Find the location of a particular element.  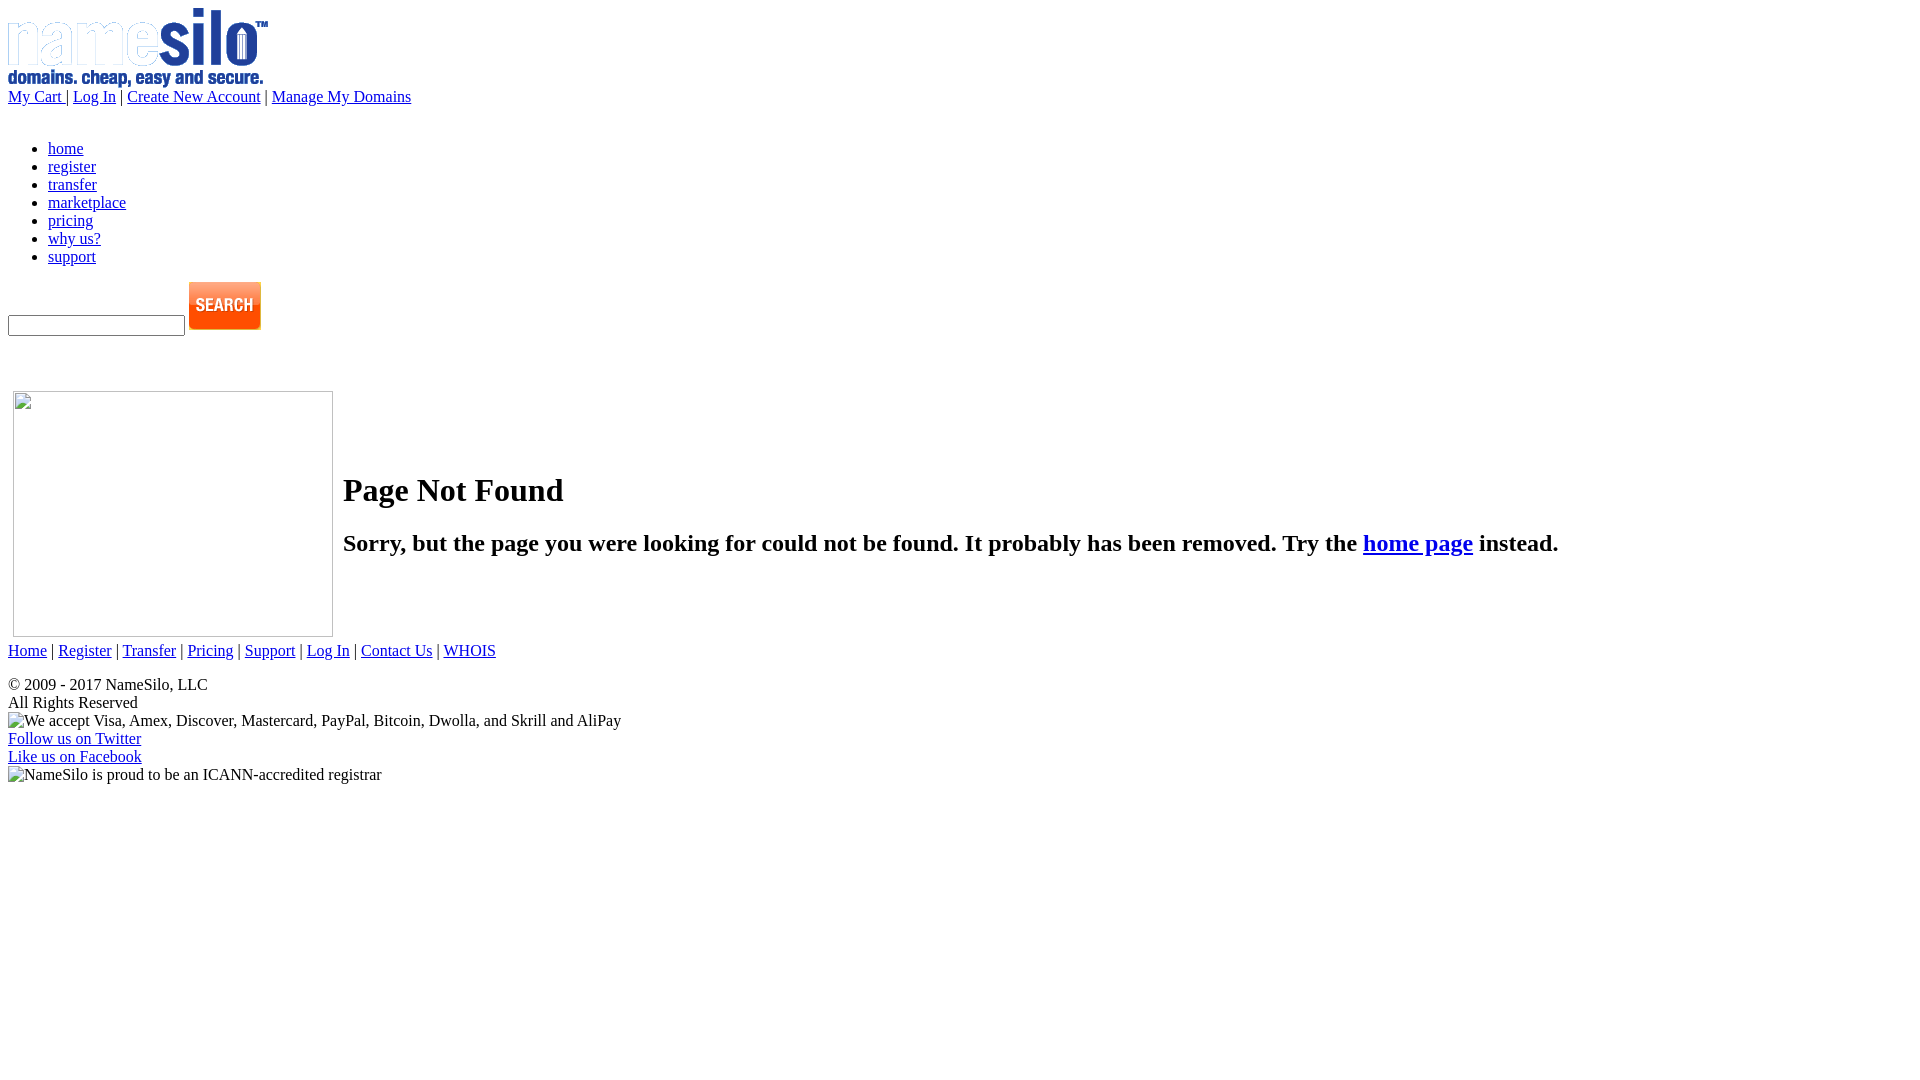

'My Cart' is located at coordinates (37, 96).